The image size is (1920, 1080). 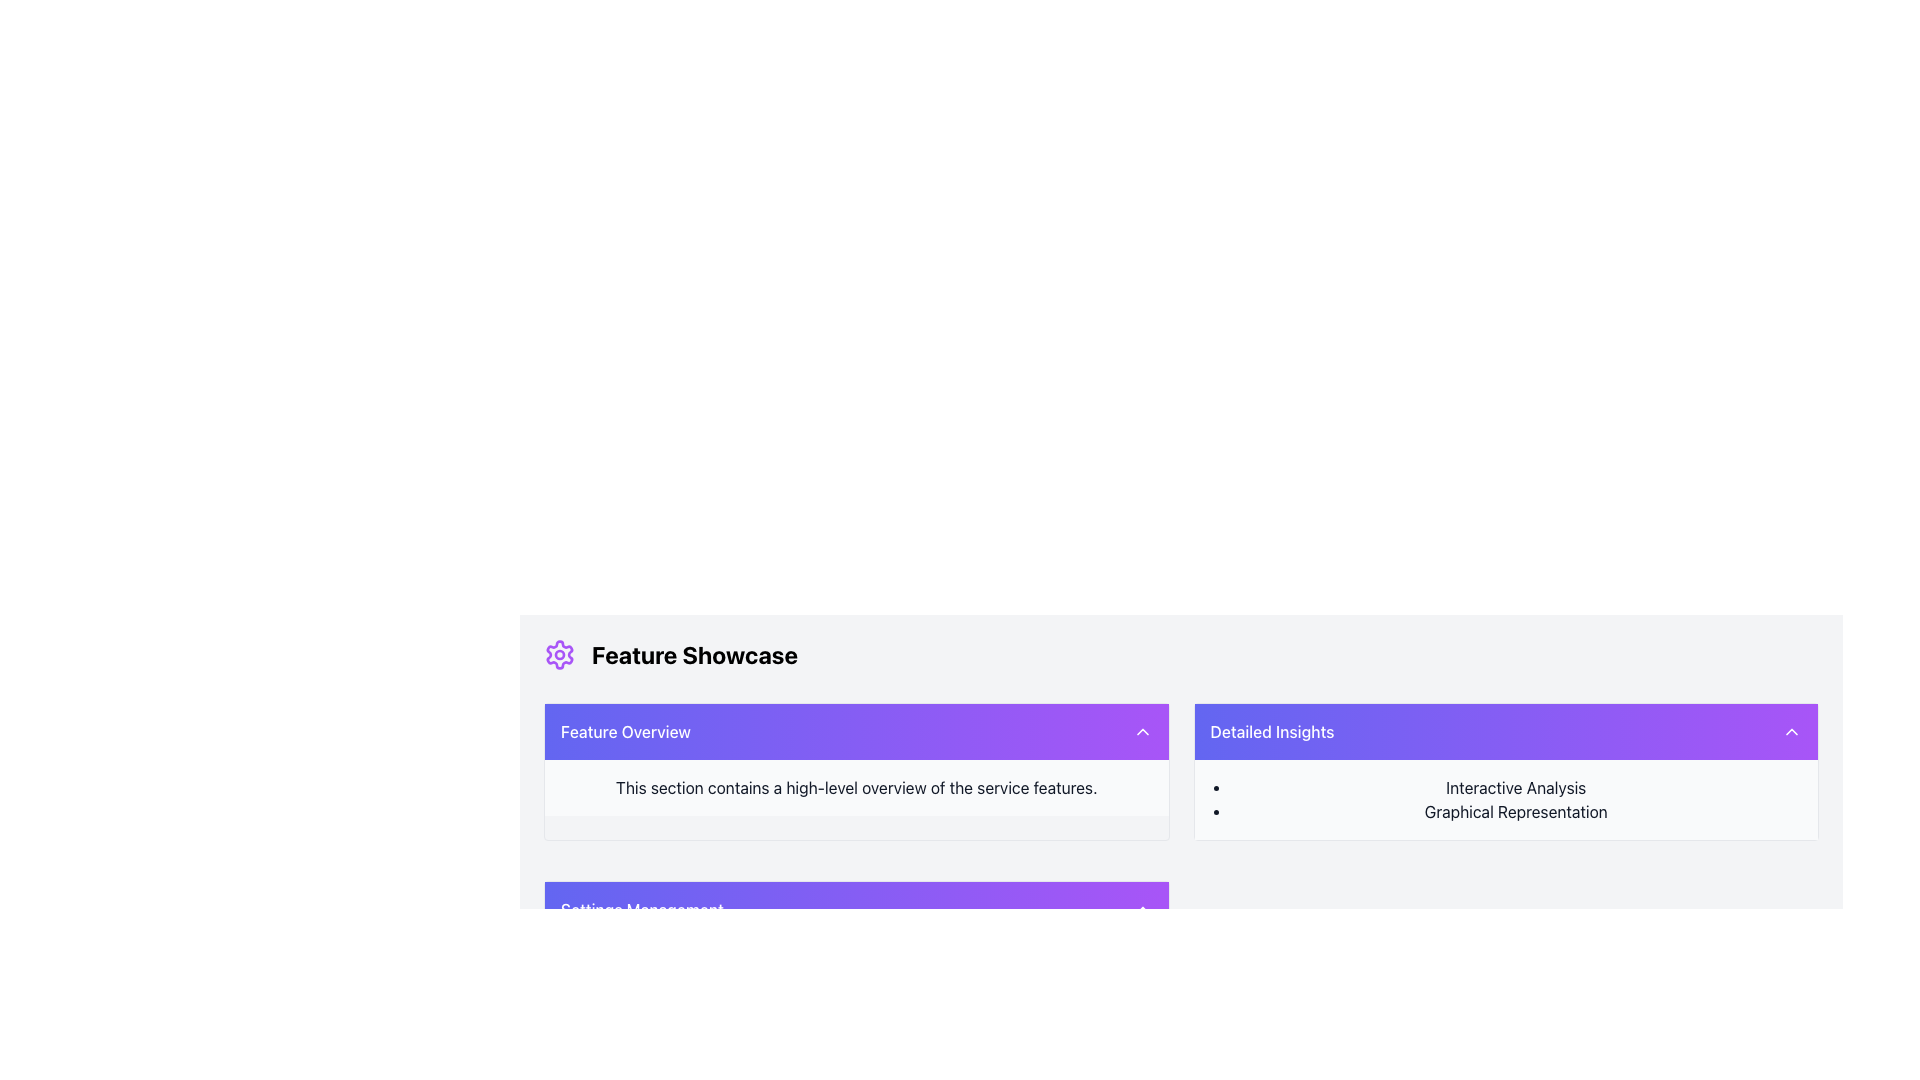 What do you see at coordinates (560, 655) in the screenshot?
I see `the purple settings icon represented by the SVG vector graphic` at bounding box center [560, 655].